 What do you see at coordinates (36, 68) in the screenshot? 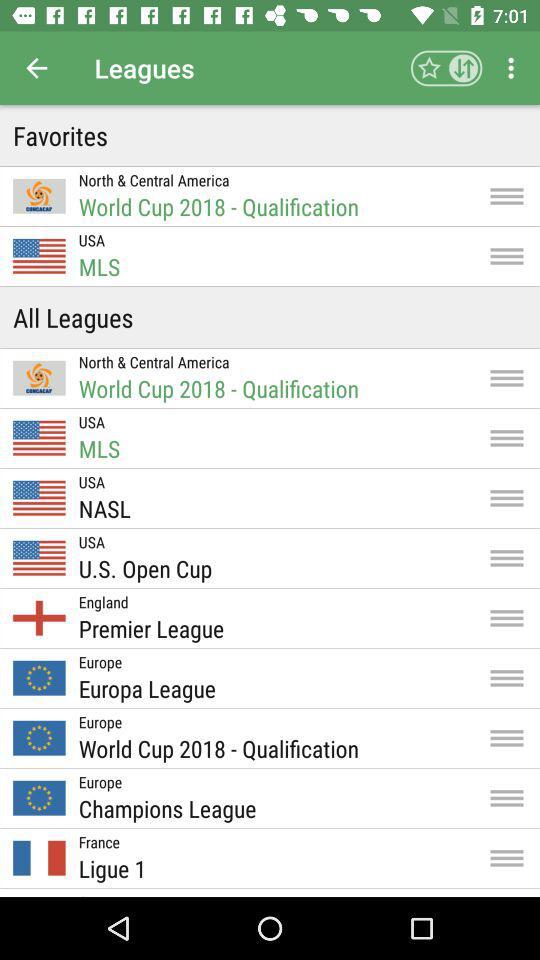
I see `the item next to the leagues icon` at bounding box center [36, 68].